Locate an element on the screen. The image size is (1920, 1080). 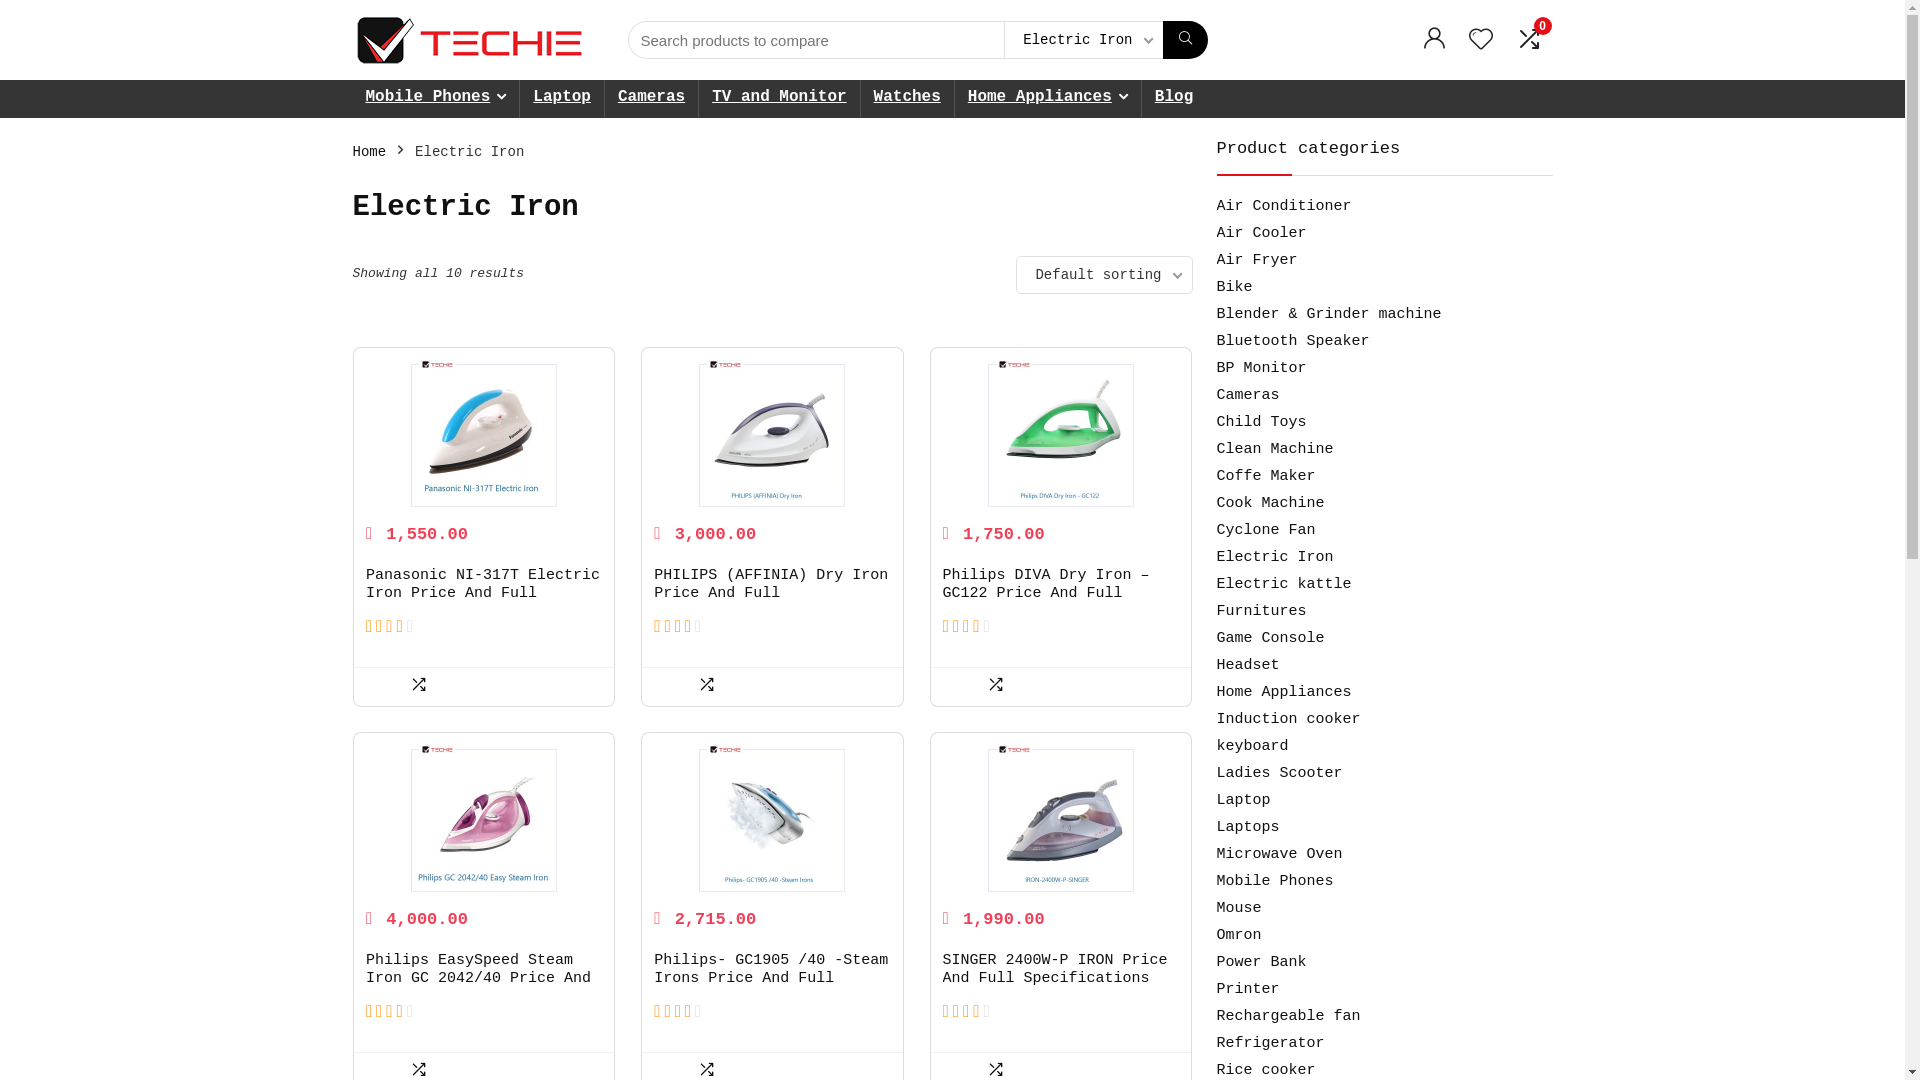
'Watches' is located at coordinates (906, 99).